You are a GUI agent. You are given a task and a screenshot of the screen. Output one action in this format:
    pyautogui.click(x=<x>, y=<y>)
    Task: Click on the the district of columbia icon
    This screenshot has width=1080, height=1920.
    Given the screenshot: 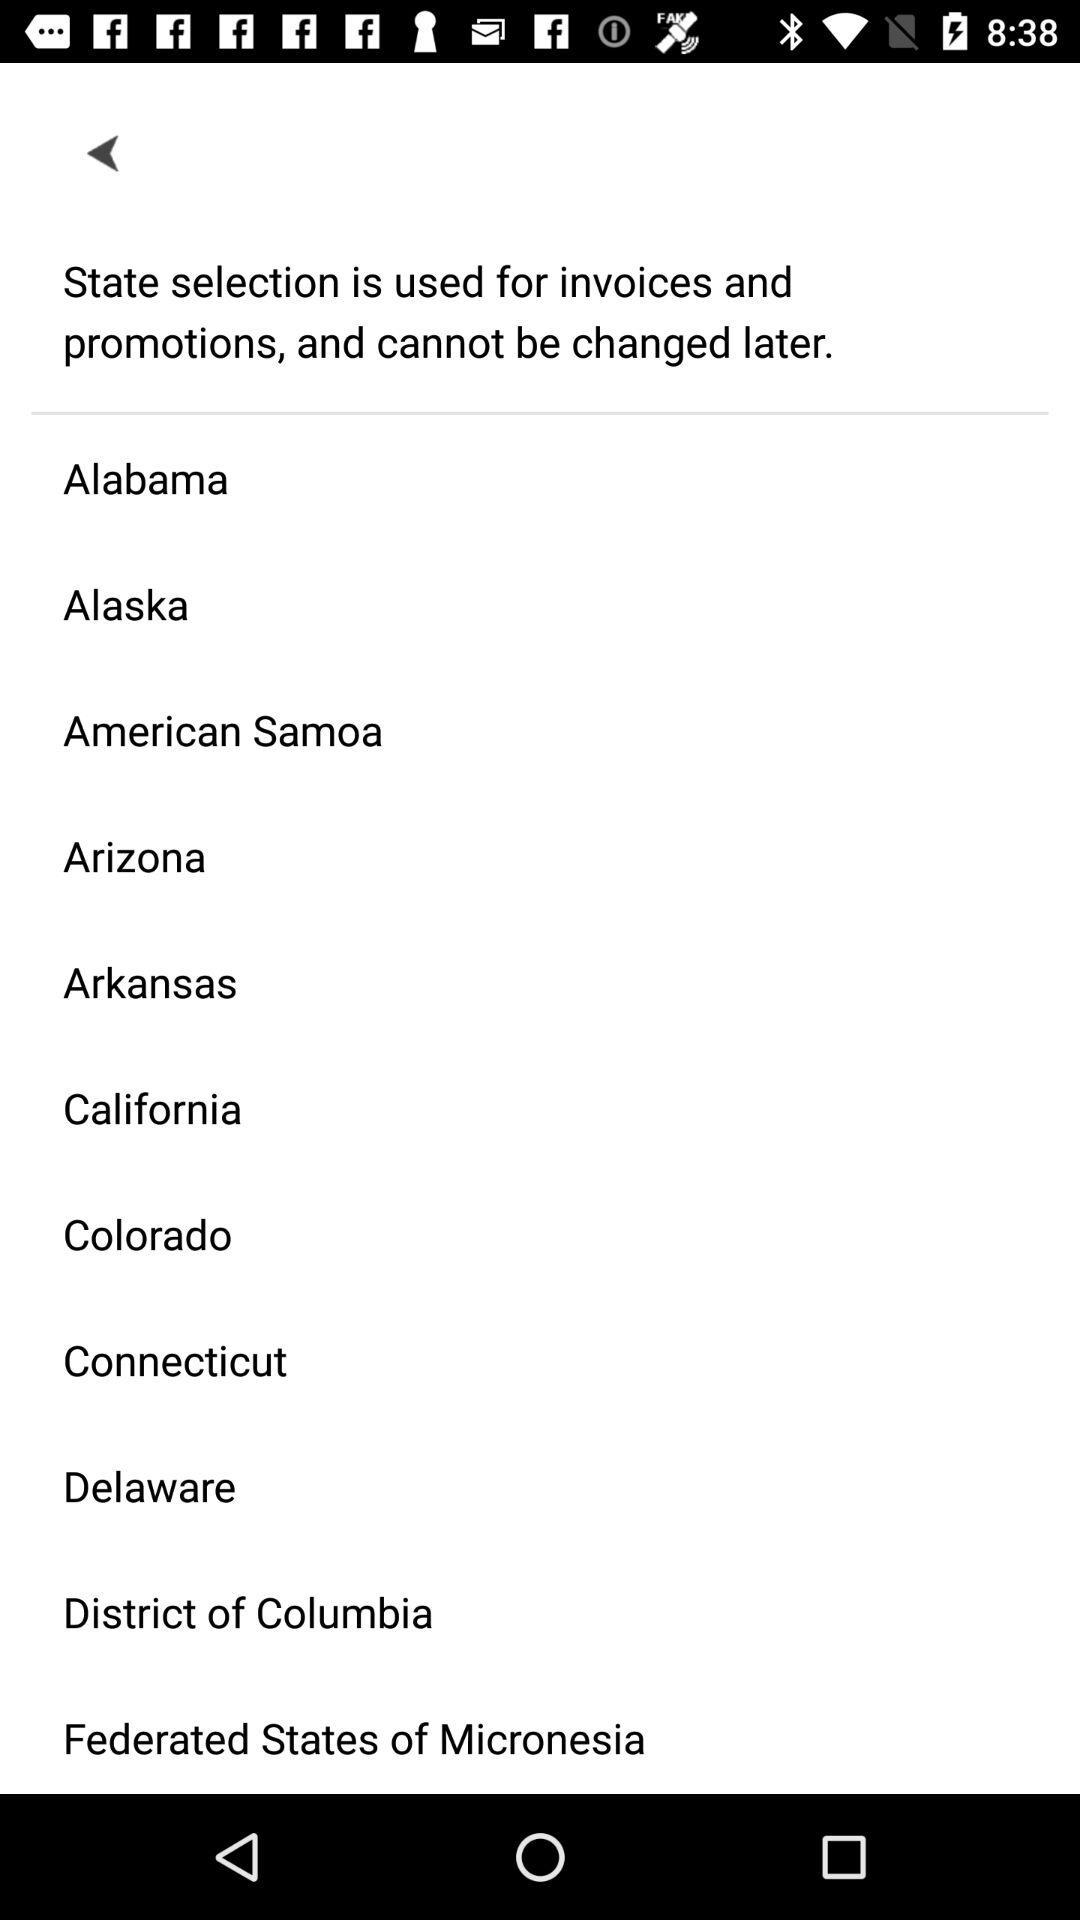 What is the action you would take?
    pyautogui.click(x=523, y=1611)
    